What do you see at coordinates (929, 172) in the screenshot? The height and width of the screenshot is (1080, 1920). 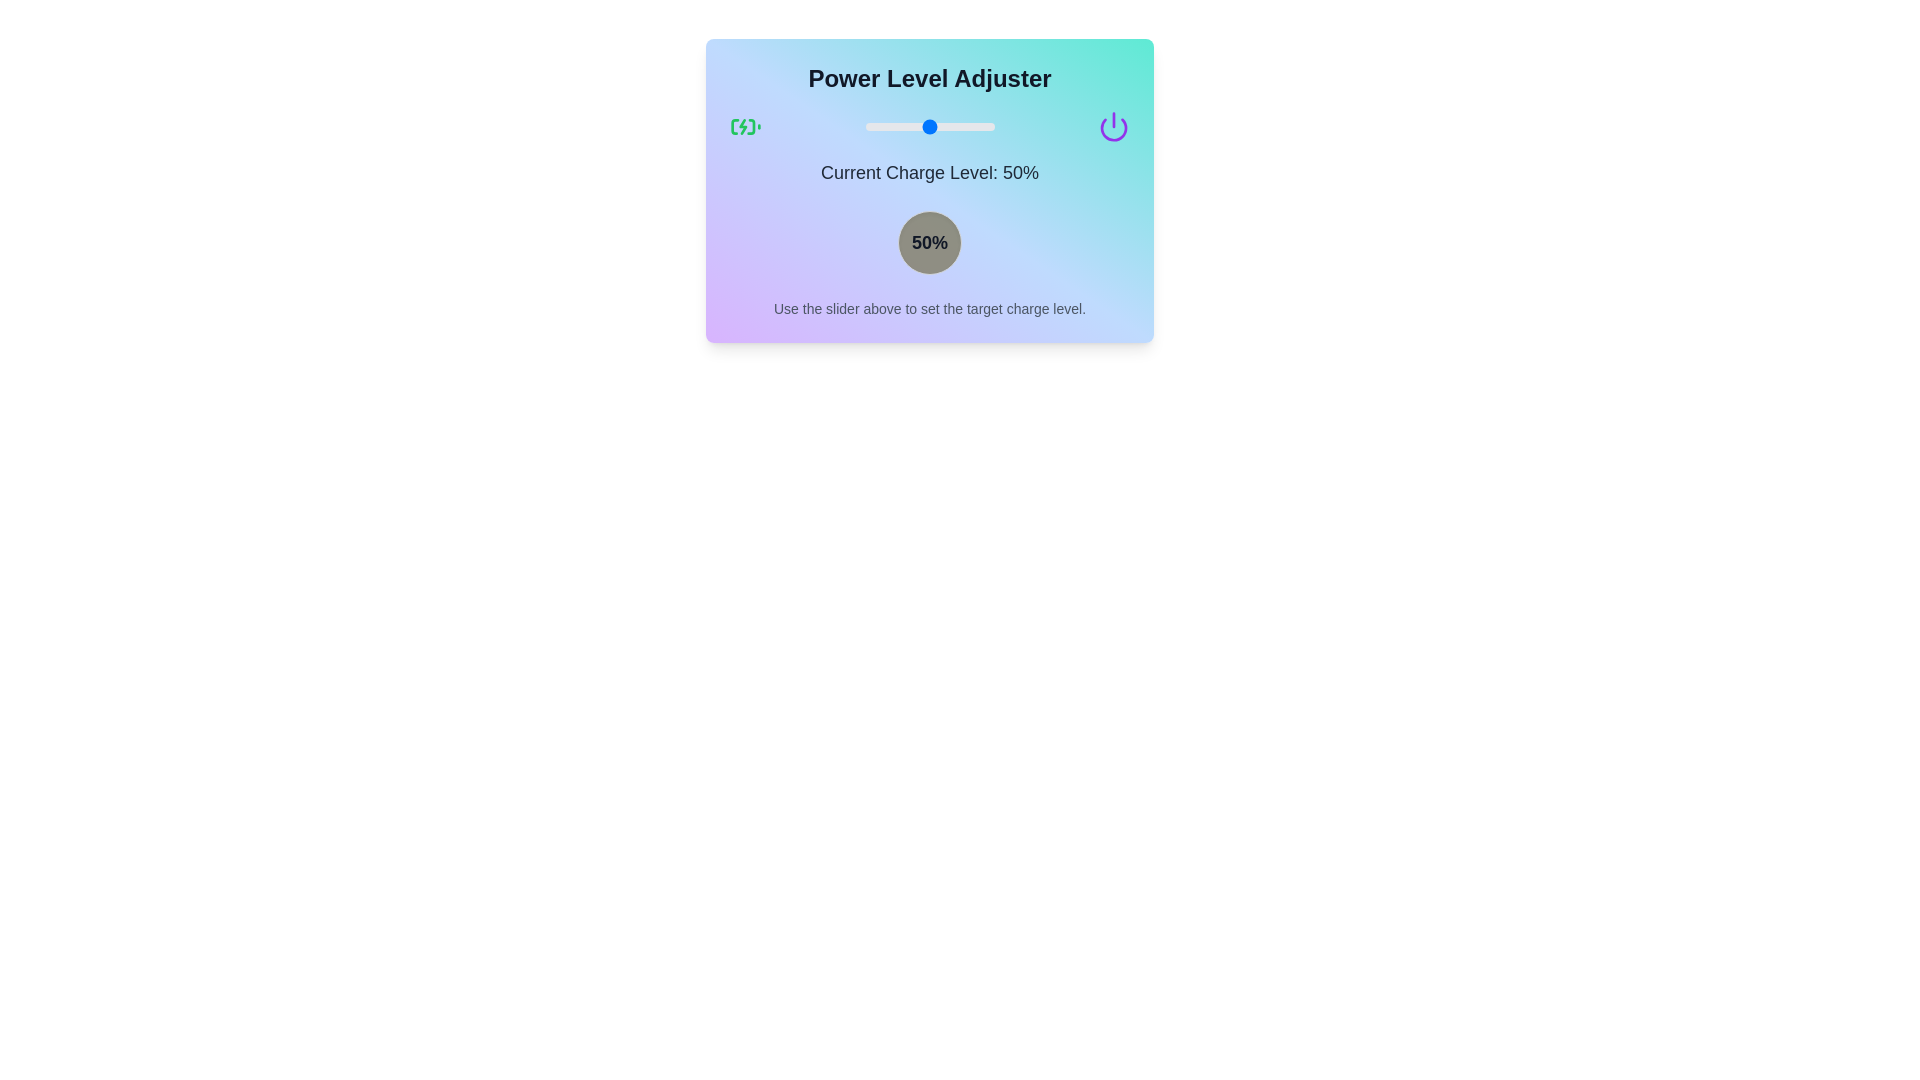 I see `text label that displays 'Current Charge Level: 50%' which is in bold black font and is located under the blue slider and above the round button` at bounding box center [929, 172].